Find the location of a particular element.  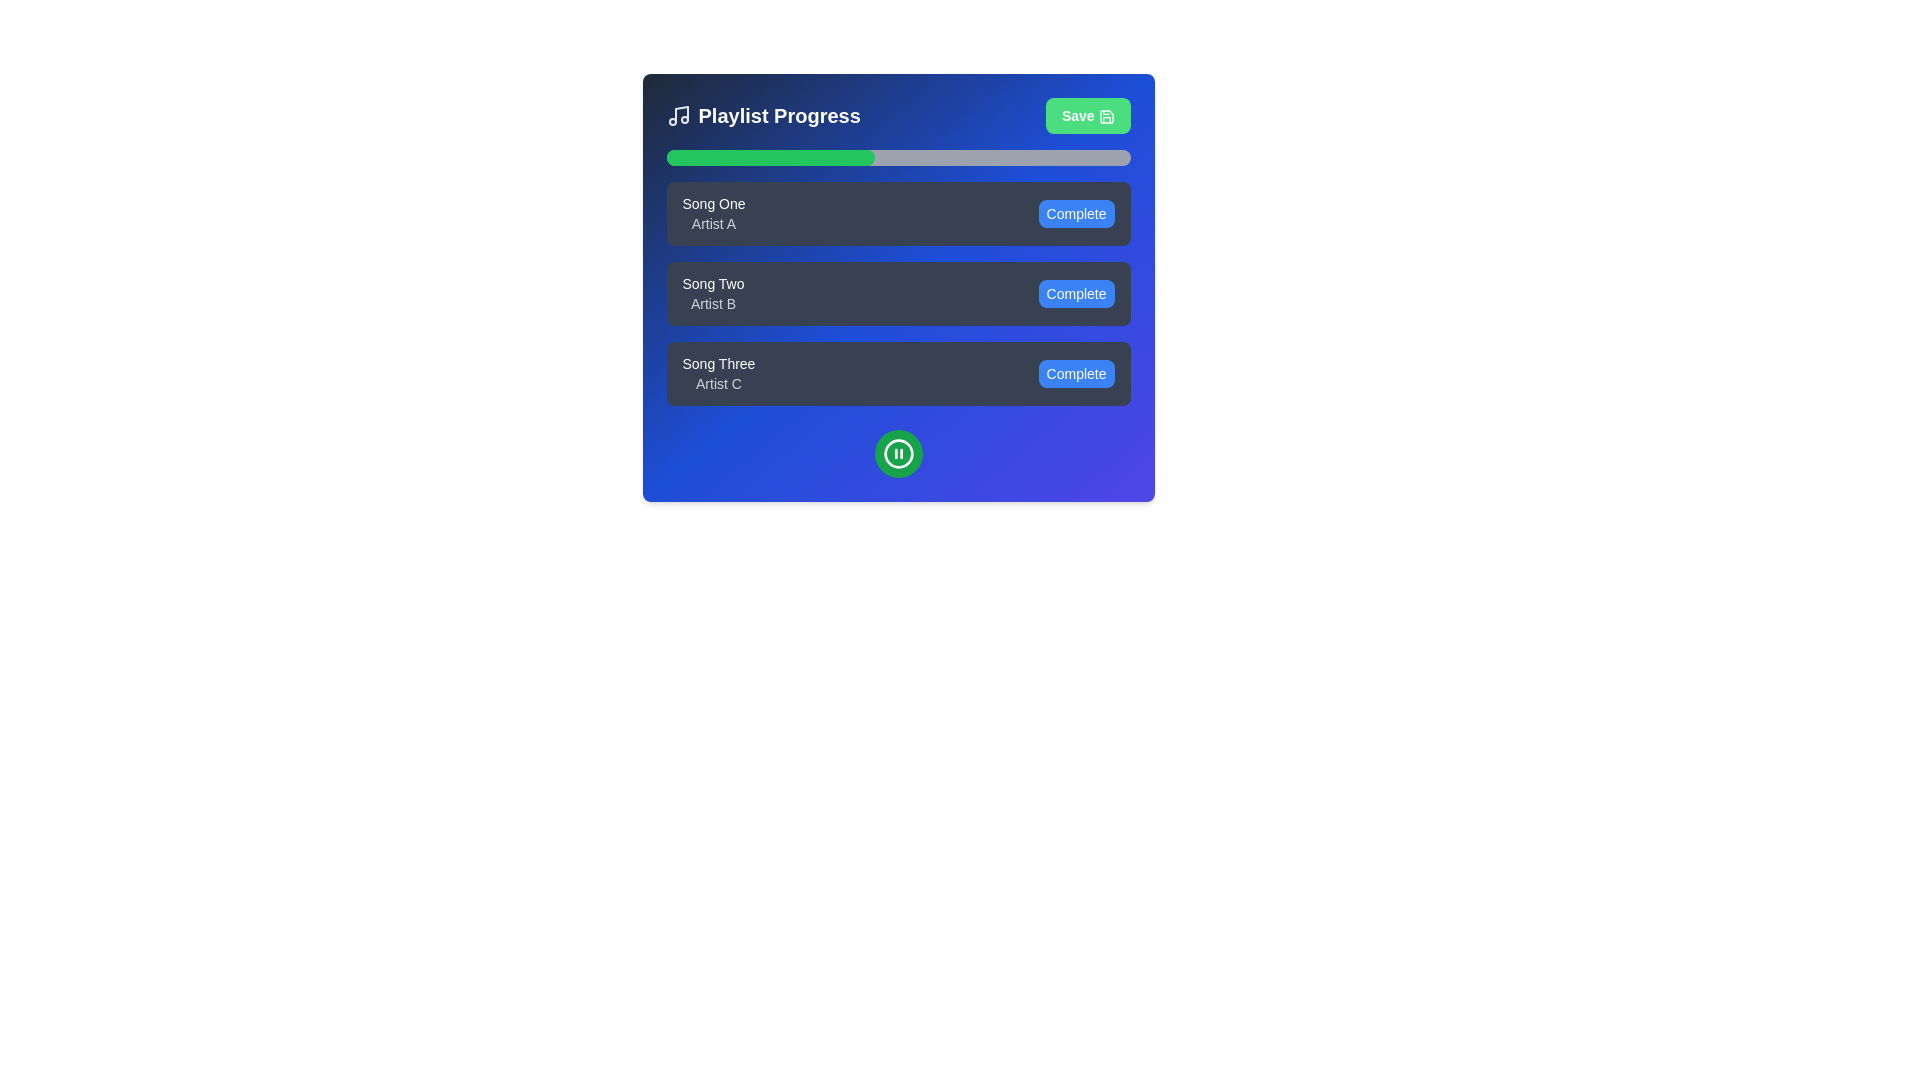

the circular green button with a pause symbol is located at coordinates (897, 454).